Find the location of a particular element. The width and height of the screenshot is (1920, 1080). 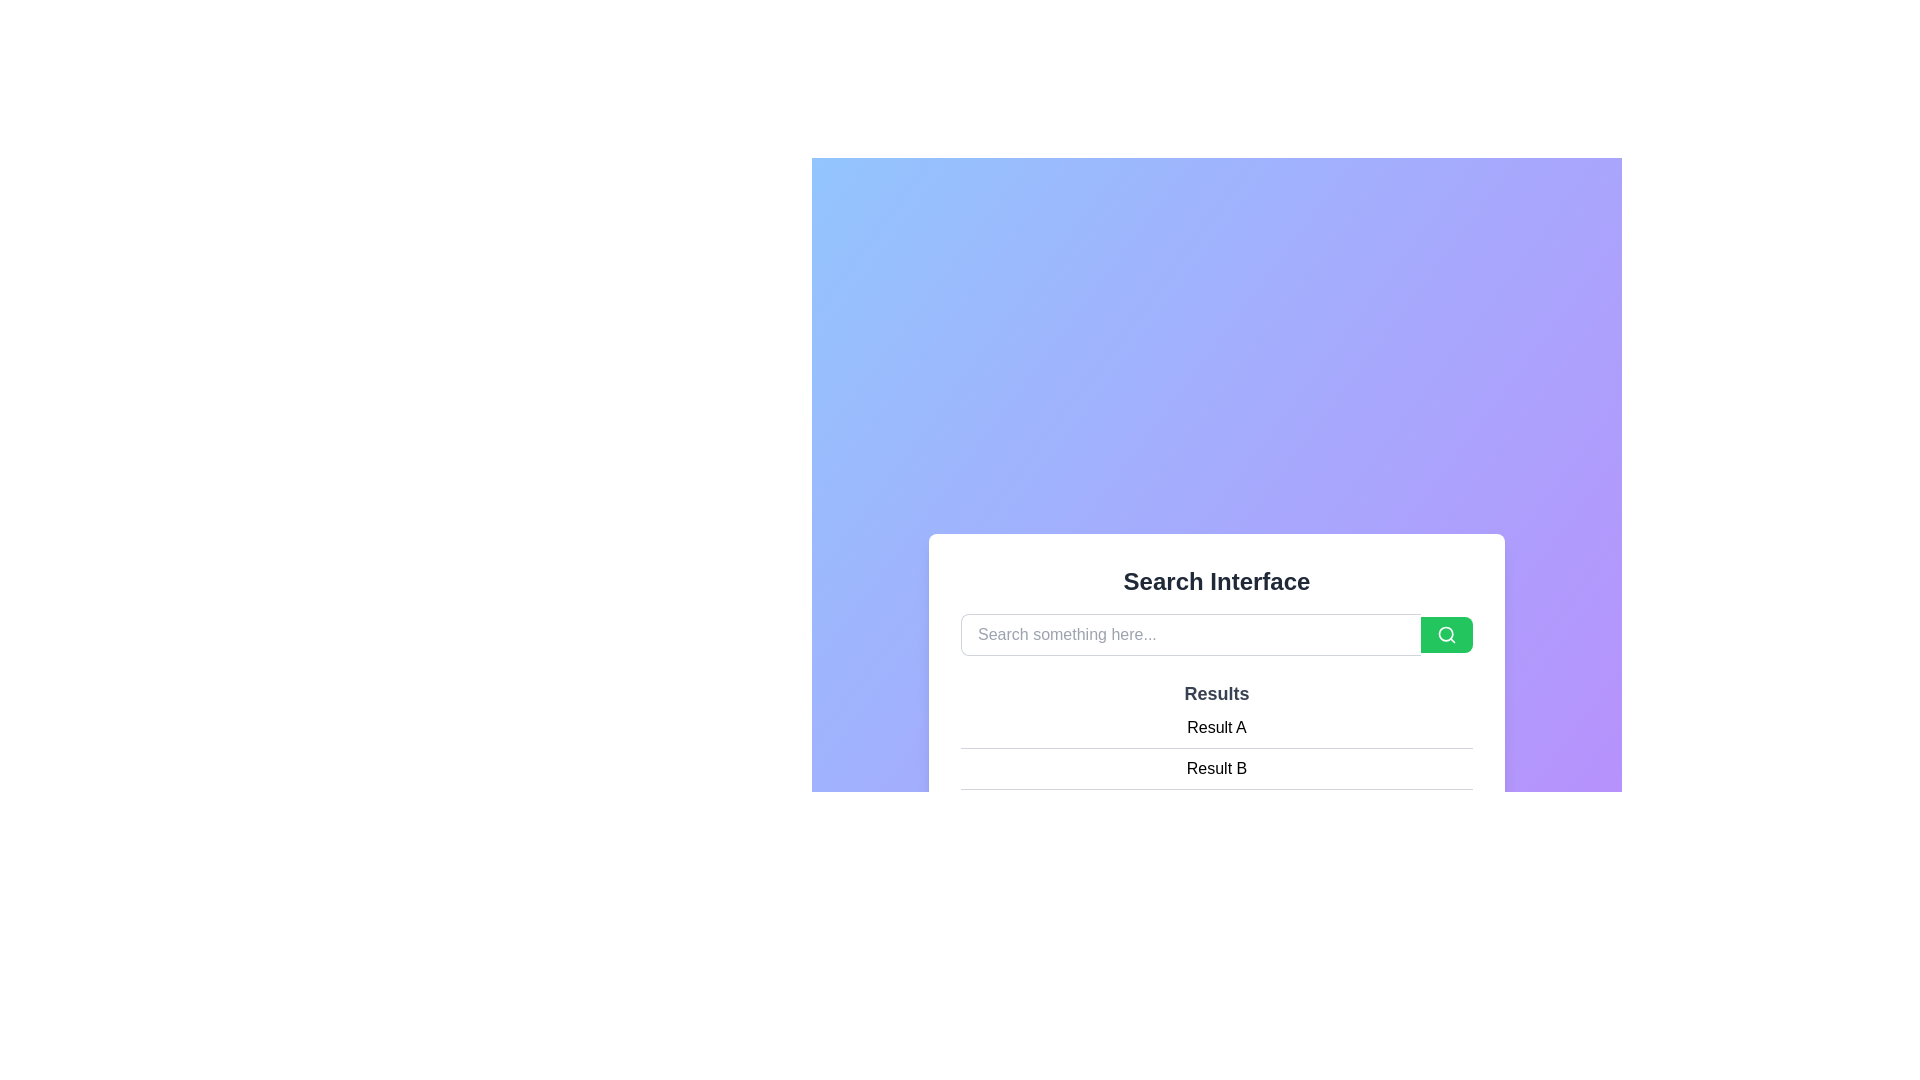

the central circular component of the search icon, which represents the lens of a magnifying glass located to the right of an input field is located at coordinates (1446, 634).